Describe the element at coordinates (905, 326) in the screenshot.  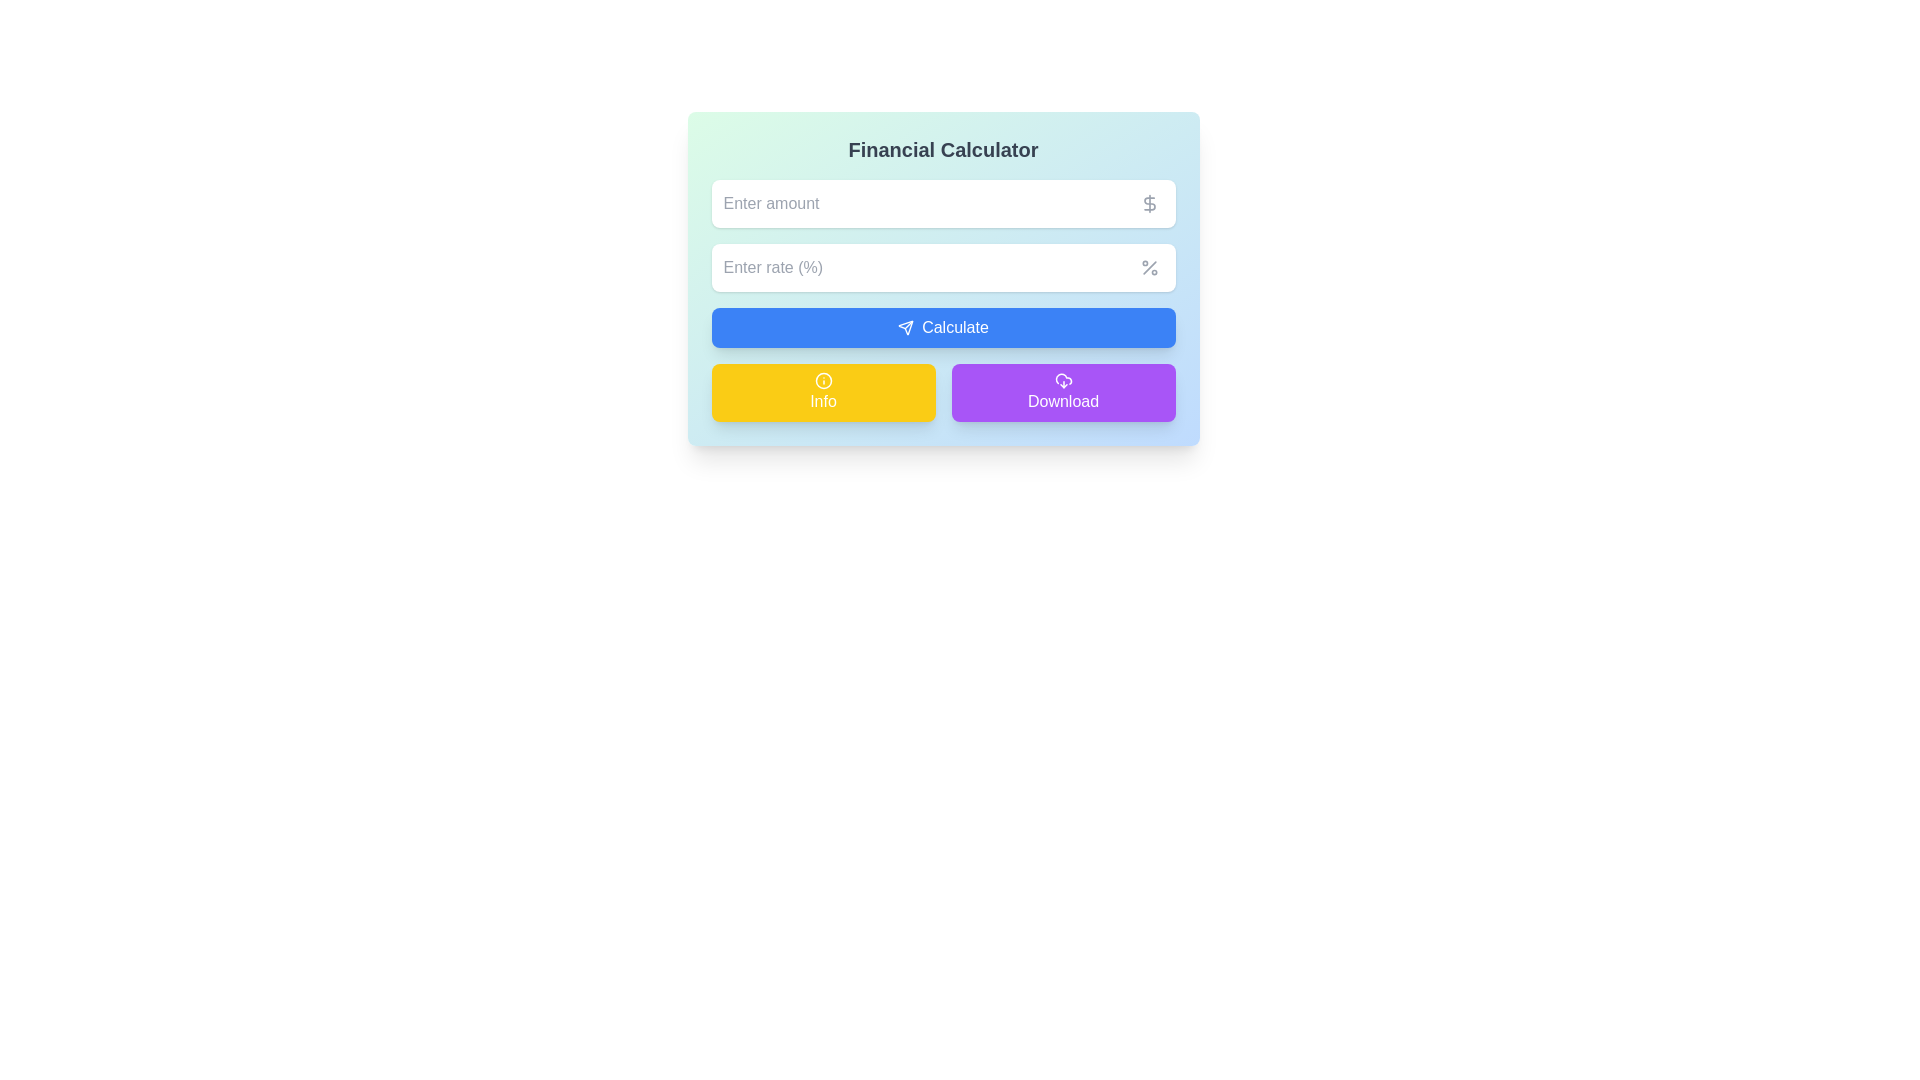
I see `the small paper plane icon representing the 'send' action, located to the left side of the 'Calculate' button, near the center of the button's vertical axis` at that location.